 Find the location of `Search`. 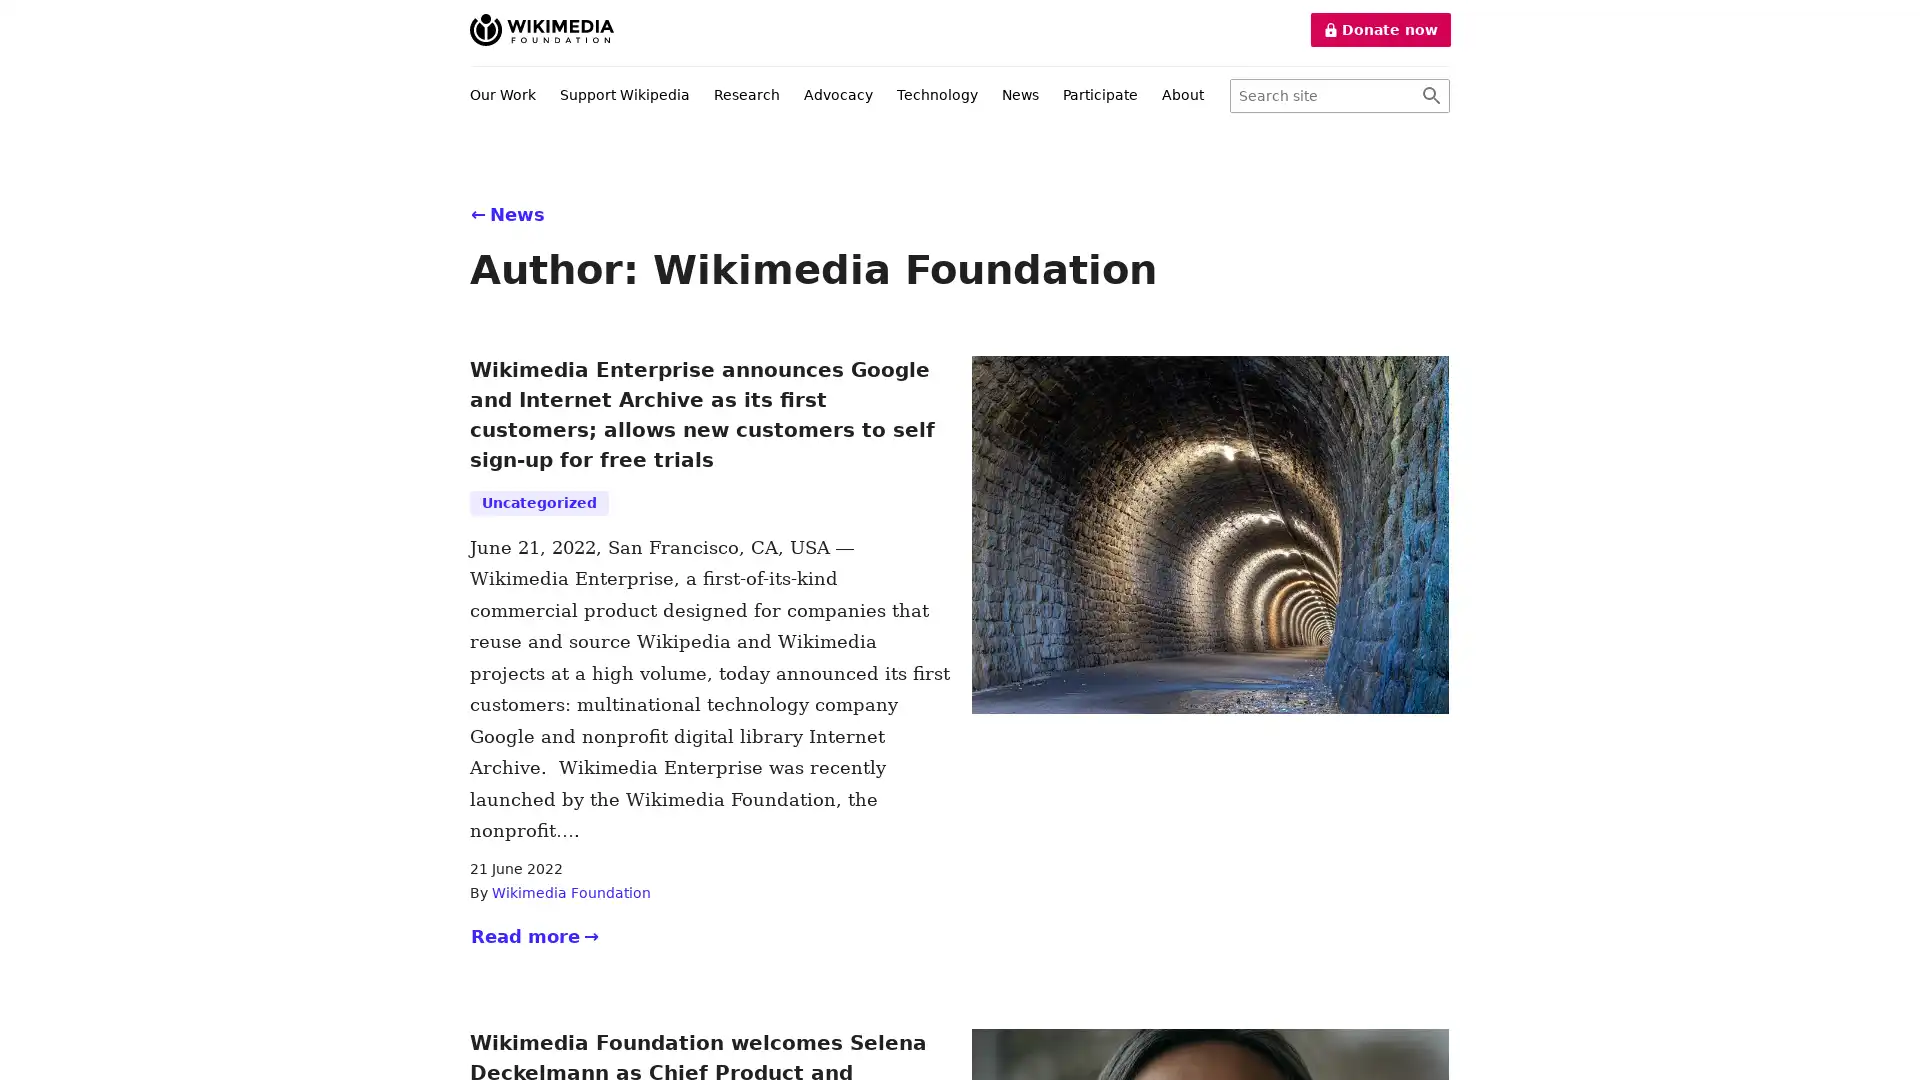

Search is located at coordinates (1430, 96).